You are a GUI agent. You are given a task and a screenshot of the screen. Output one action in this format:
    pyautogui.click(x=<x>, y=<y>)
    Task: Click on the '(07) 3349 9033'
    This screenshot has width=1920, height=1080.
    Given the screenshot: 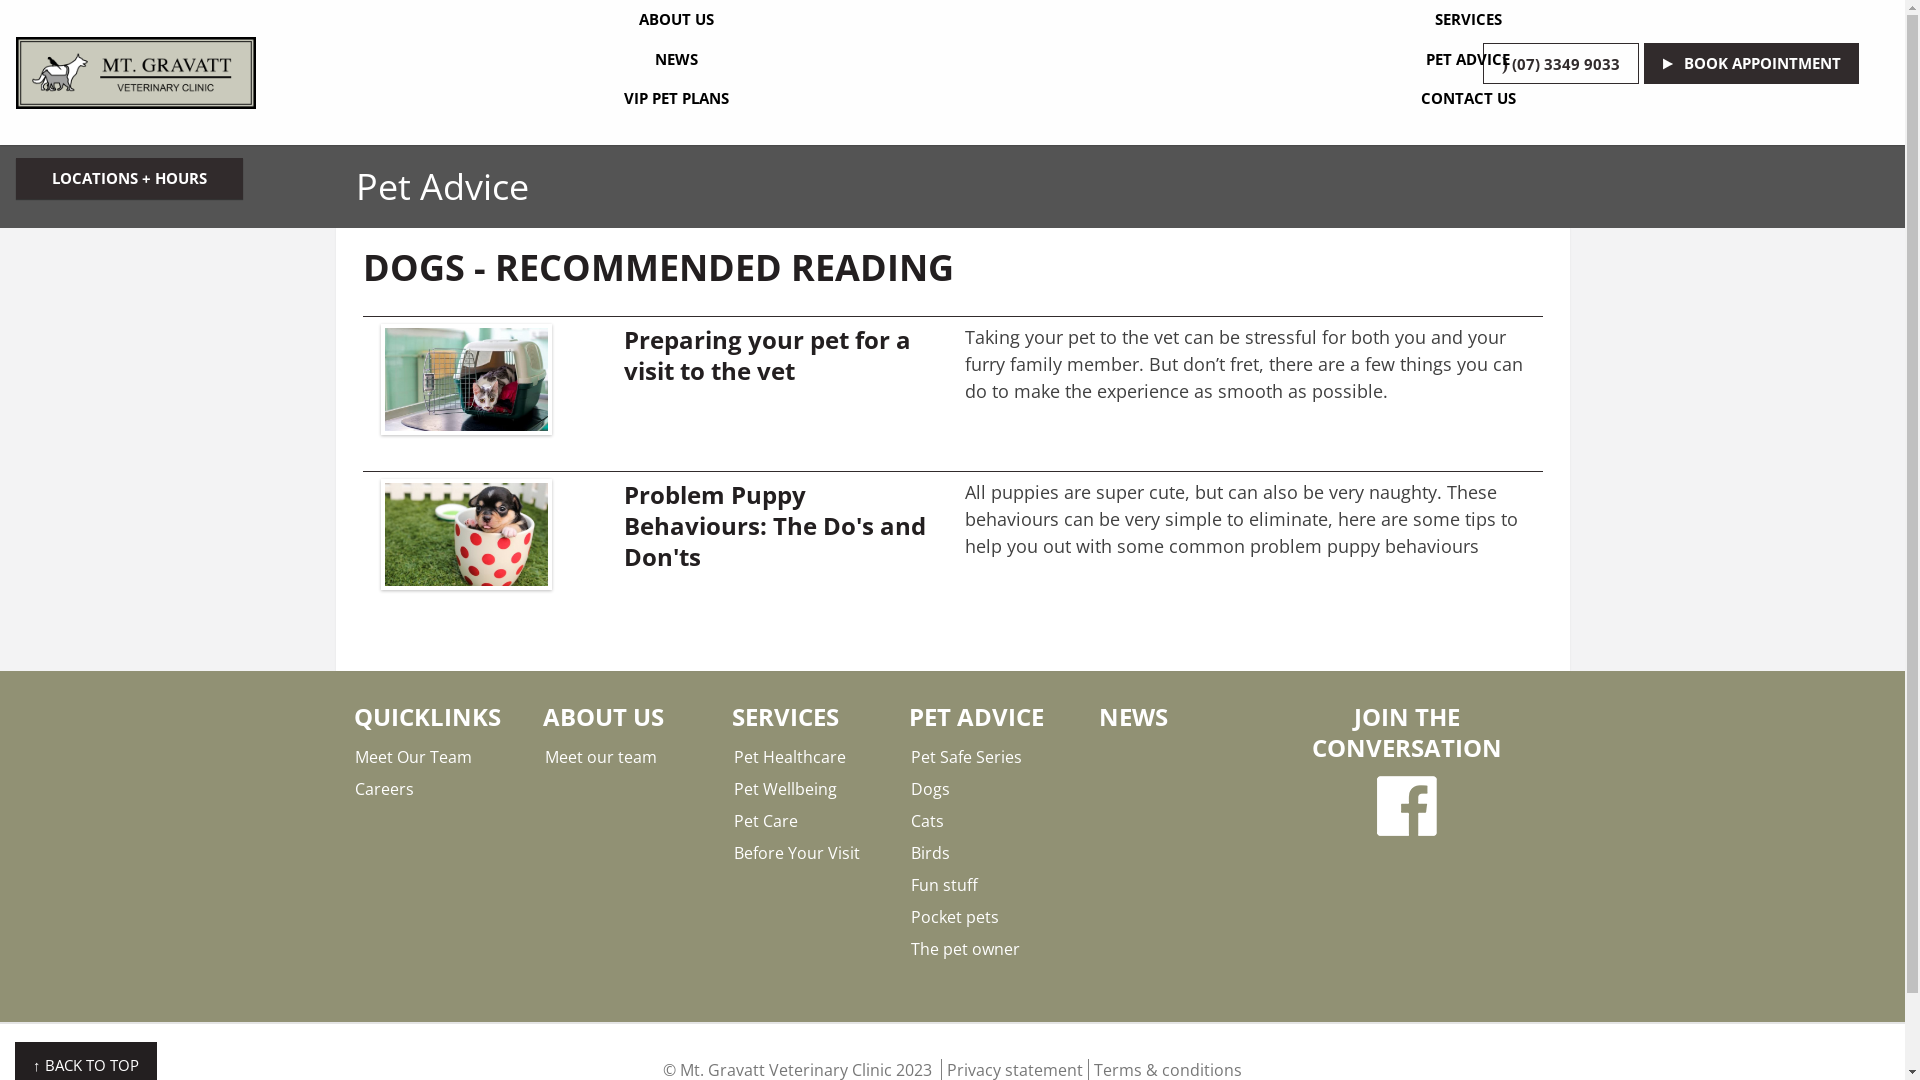 What is the action you would take?
    pyautogui.click(x=1559, y=62)
    